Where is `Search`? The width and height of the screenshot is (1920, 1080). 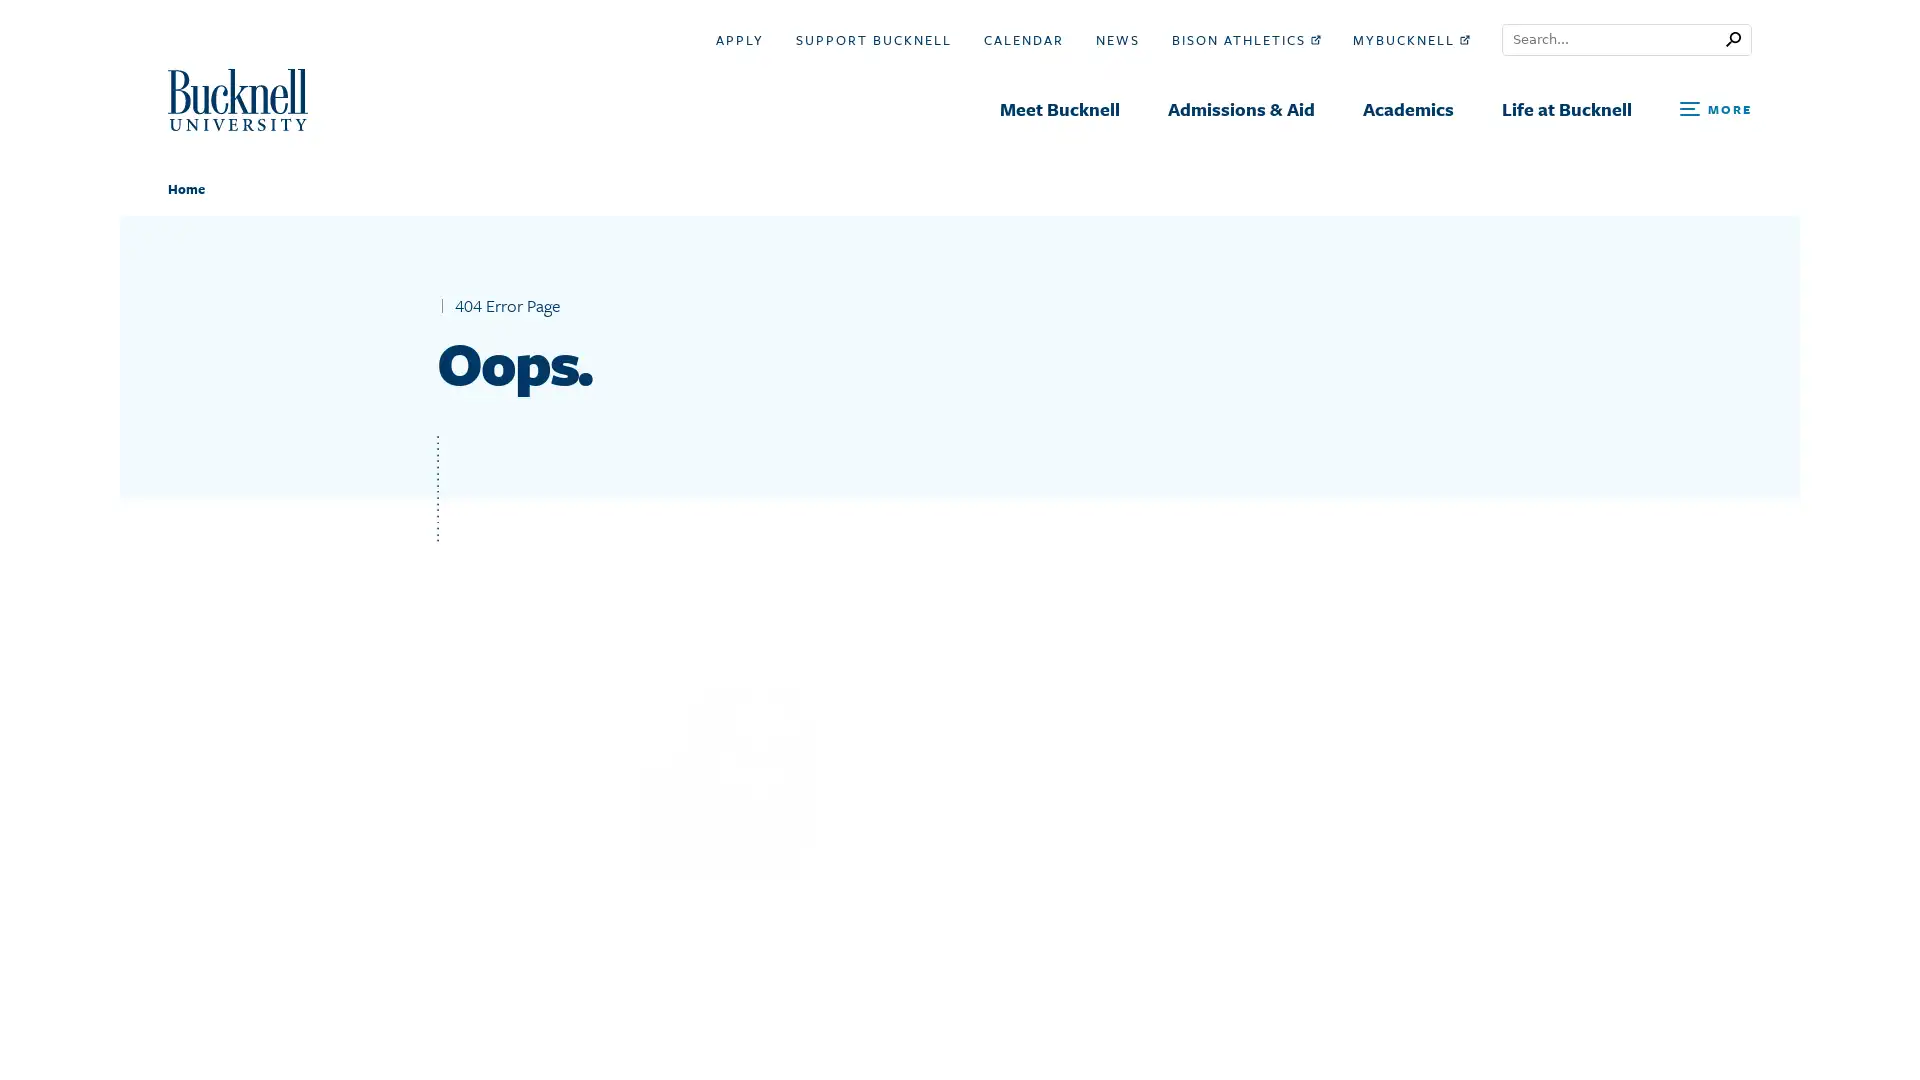 Search is located at coordinates (1246, 1051).